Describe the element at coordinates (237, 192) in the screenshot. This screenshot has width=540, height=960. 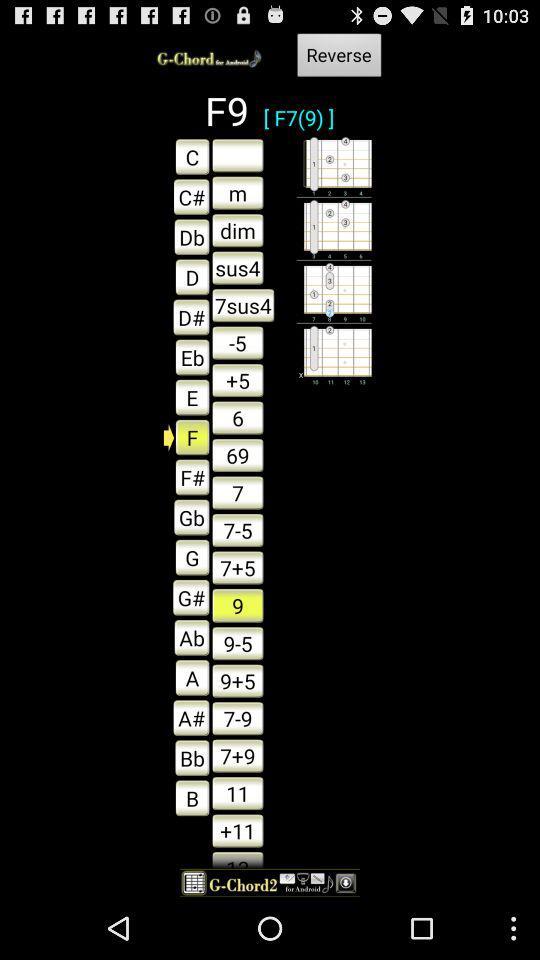
I see `the button which is next to the c` at that location.